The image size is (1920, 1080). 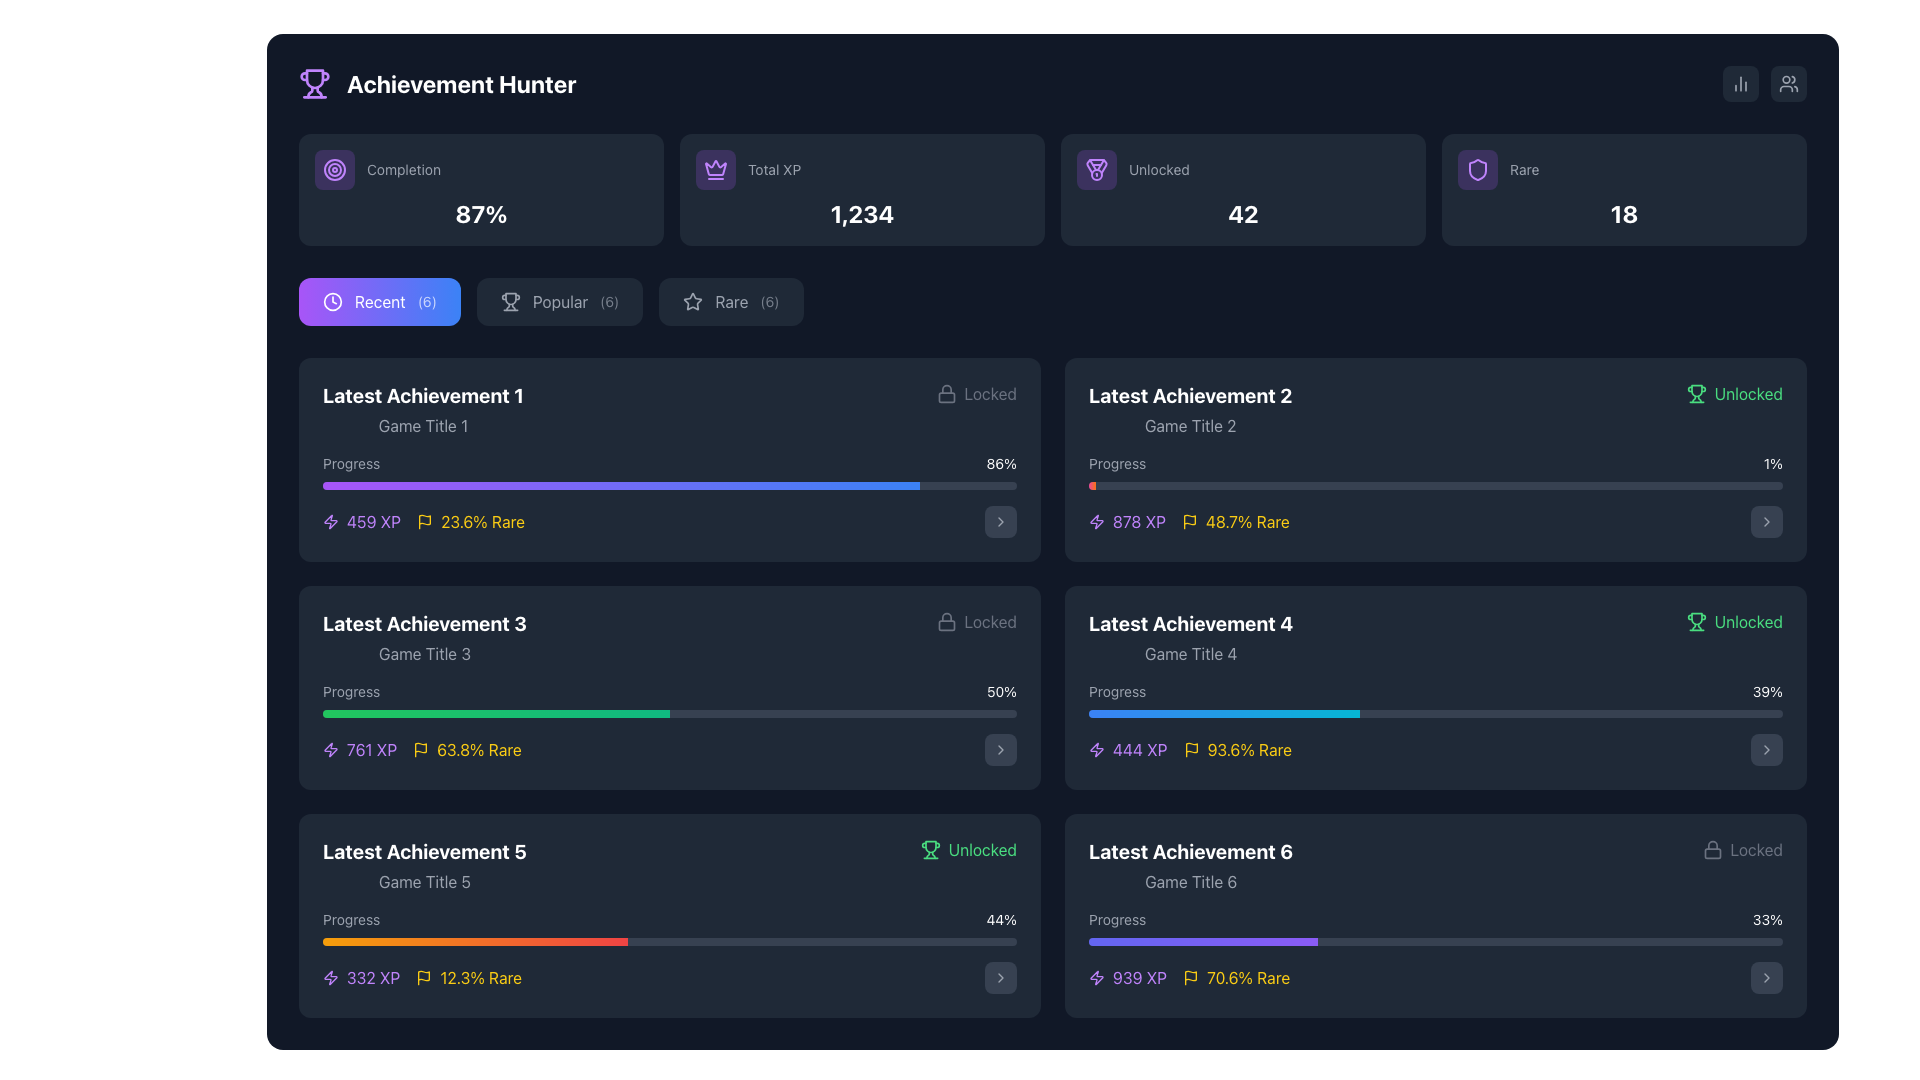 What do you see at coordinates (1740, 83) in the screenshot?
I see `the button icon resembling a bar chart located in the top-right corner of the main interface` at bounding box center [1740, 83].